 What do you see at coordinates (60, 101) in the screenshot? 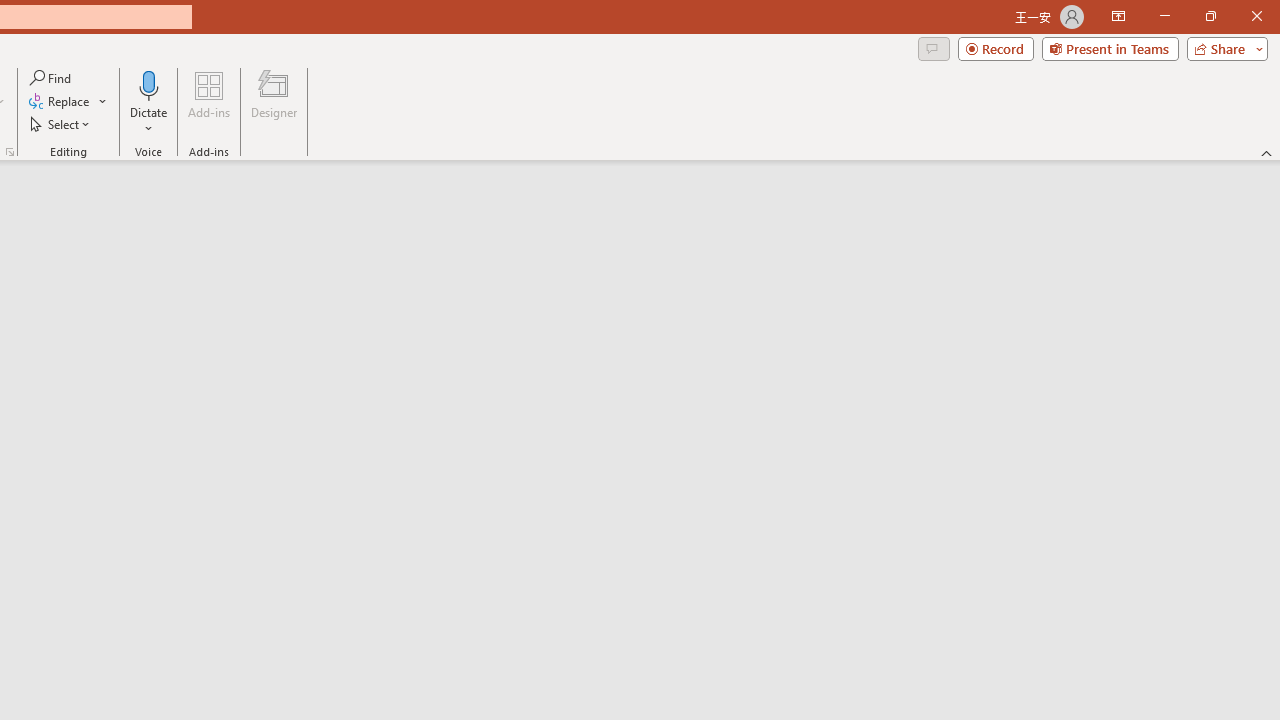
I see `'Replace...'` at bounding box center [60, 101].